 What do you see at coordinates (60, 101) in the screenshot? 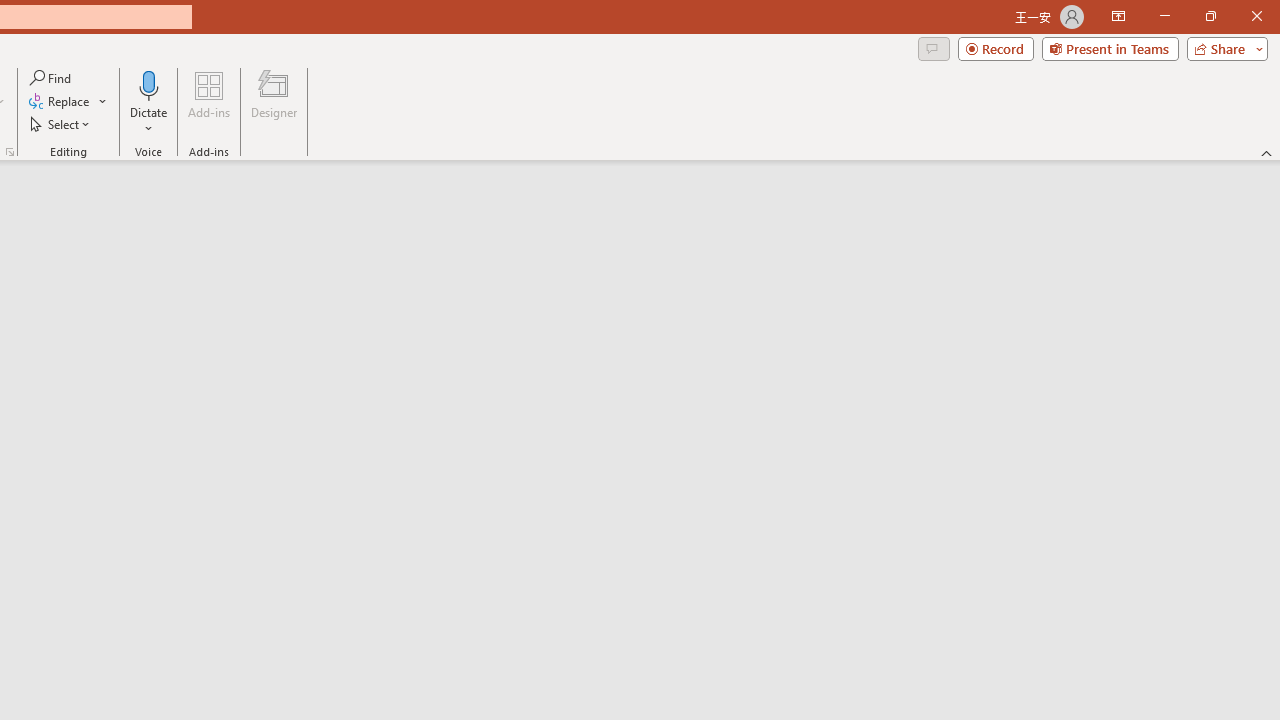
I see `'Replace...'` at bounding box center [60, 101].